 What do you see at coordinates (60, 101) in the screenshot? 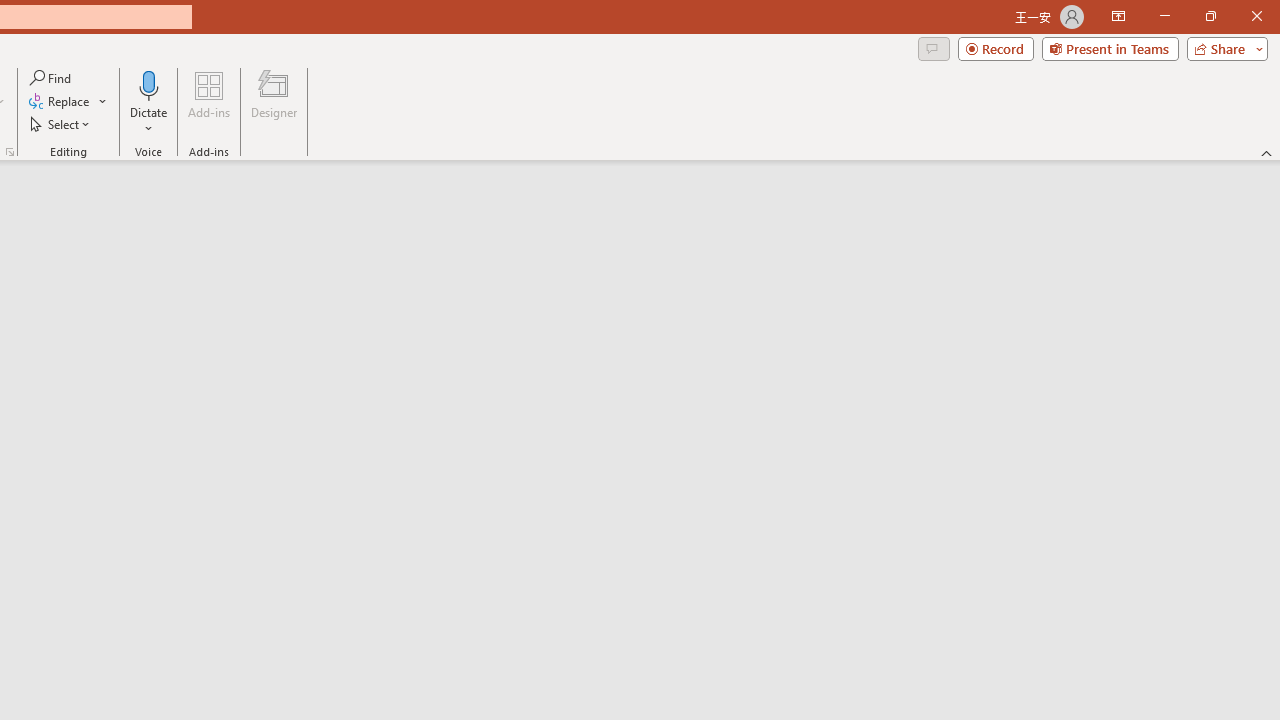
I see `'Replace...'` at bounding box center [60, 101].